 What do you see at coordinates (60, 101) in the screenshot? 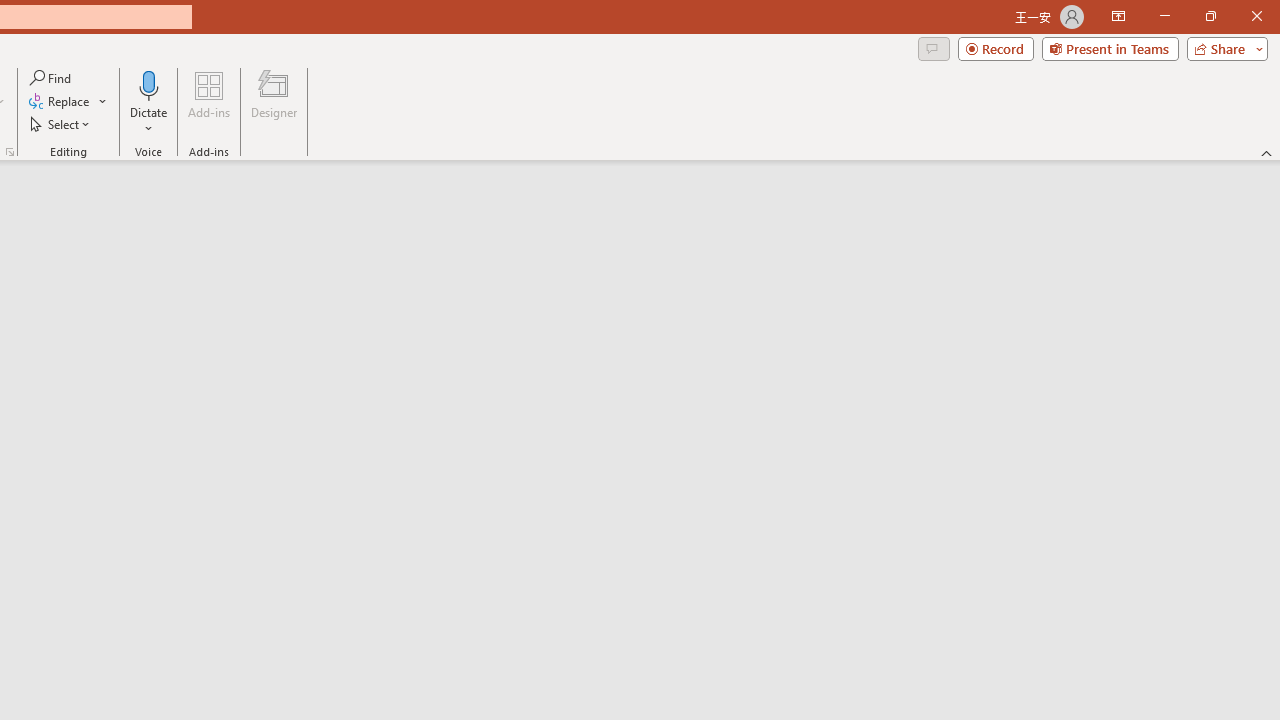
I see `'Replace...'` at bounding box center [60, 101].